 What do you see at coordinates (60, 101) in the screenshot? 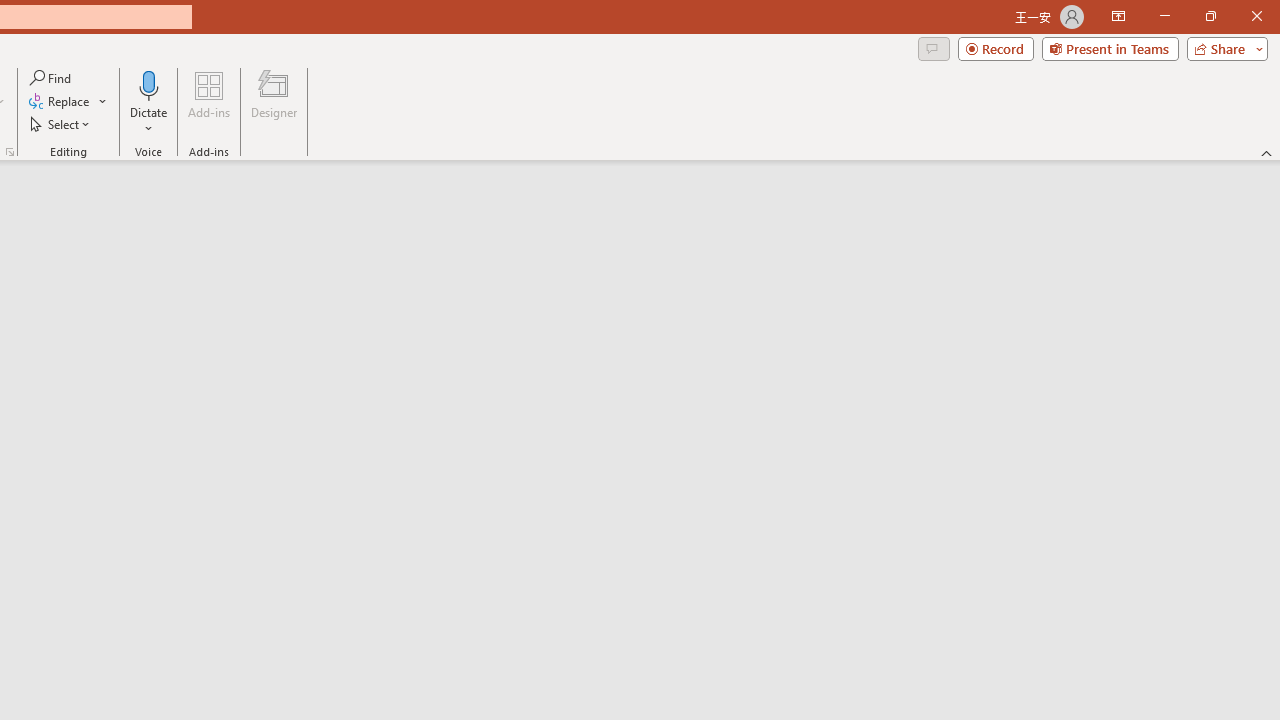
I see `'Replace...'` at bounding box center [60, 101].